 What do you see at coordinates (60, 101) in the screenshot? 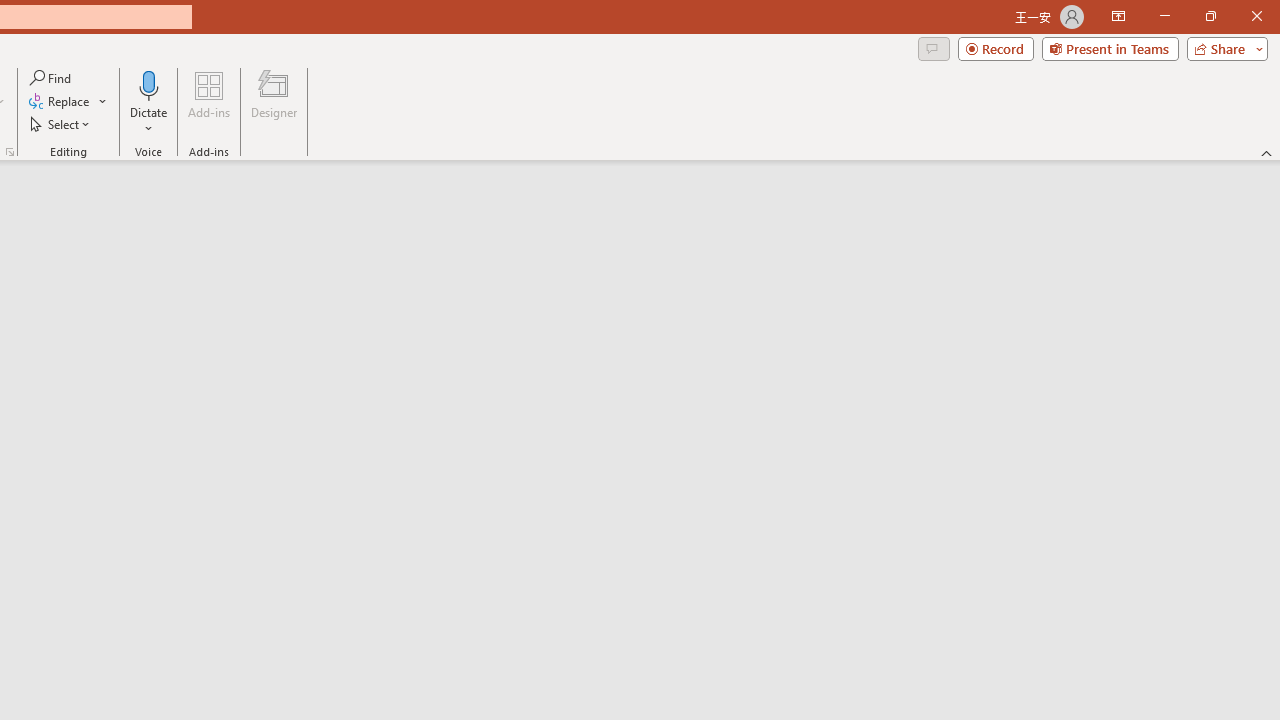
I see `'Replace...'` at bounding box center [60, 101].